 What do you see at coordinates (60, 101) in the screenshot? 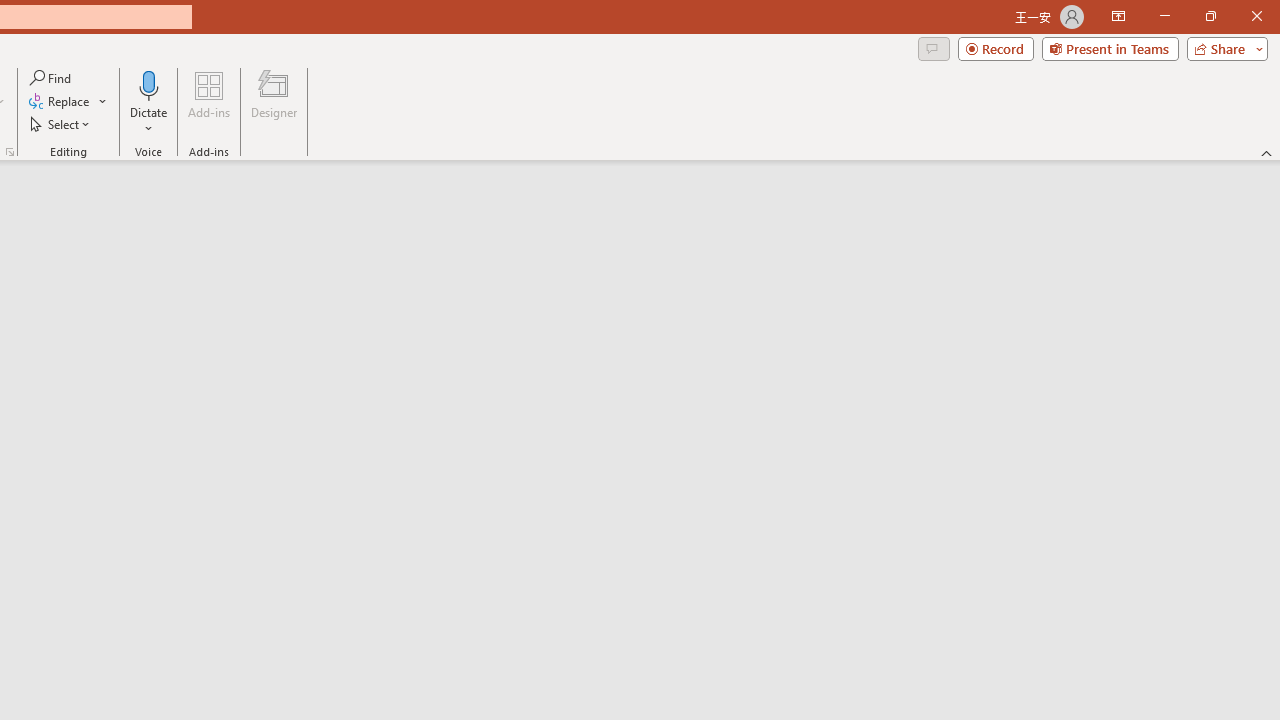
I see `'Replace...'` at bounding box center [60, 101].